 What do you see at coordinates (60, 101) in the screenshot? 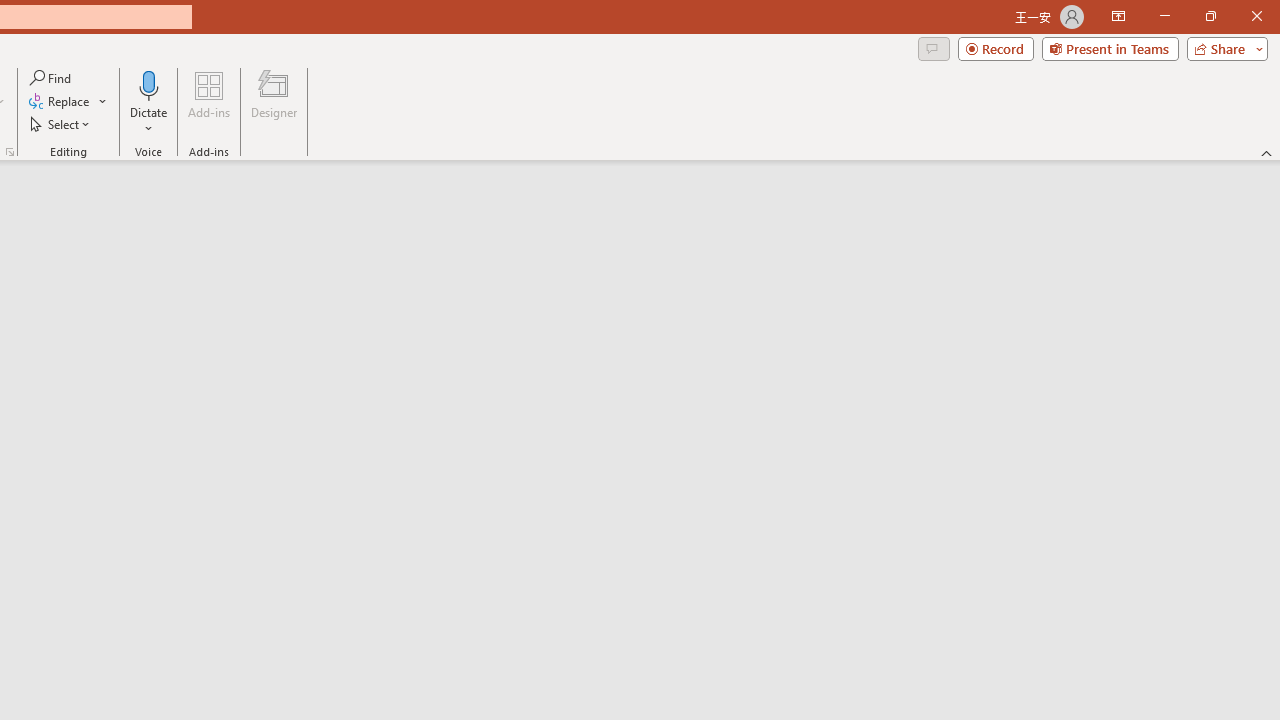
I see `'Replace...'` at bounding box center [60, 101].